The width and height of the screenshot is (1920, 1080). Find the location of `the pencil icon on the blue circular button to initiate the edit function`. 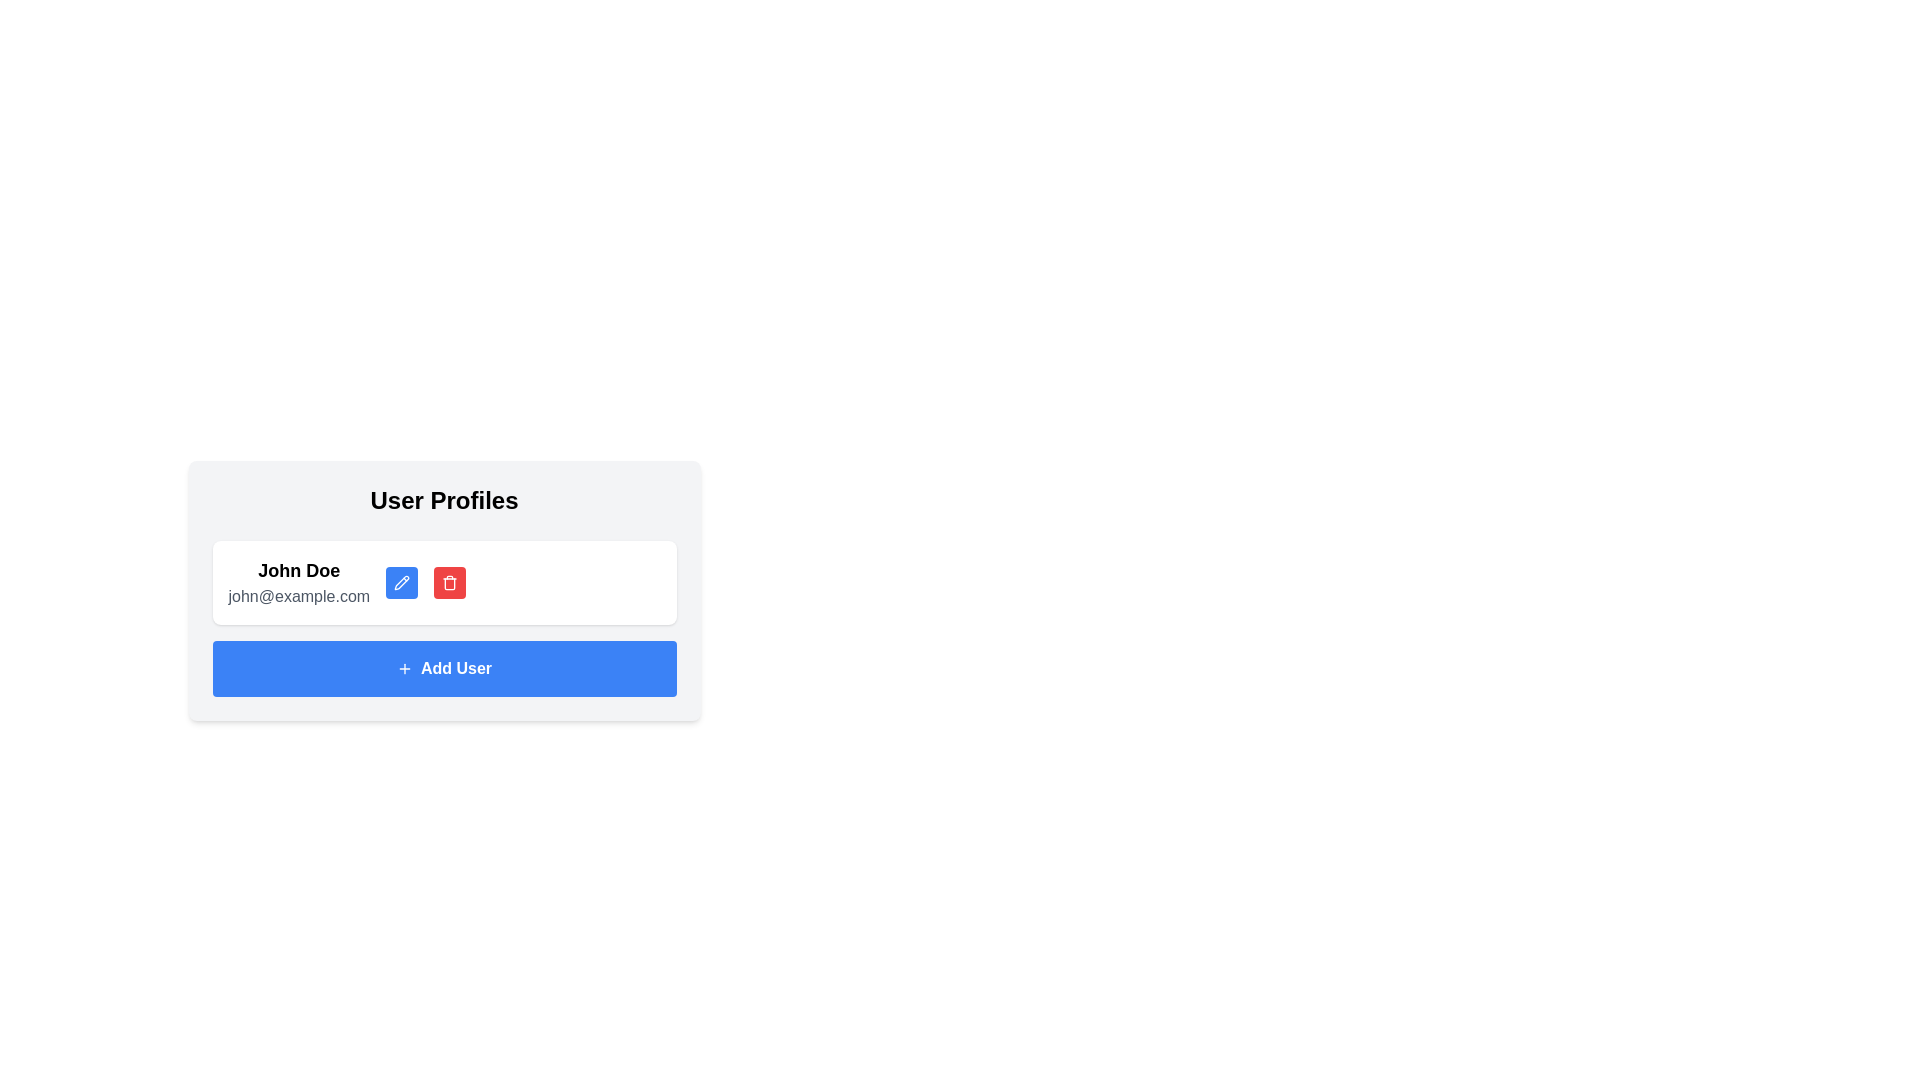

the pencil icon on the blue circular button to initiate the edit function is located at coordinates (401, 582).